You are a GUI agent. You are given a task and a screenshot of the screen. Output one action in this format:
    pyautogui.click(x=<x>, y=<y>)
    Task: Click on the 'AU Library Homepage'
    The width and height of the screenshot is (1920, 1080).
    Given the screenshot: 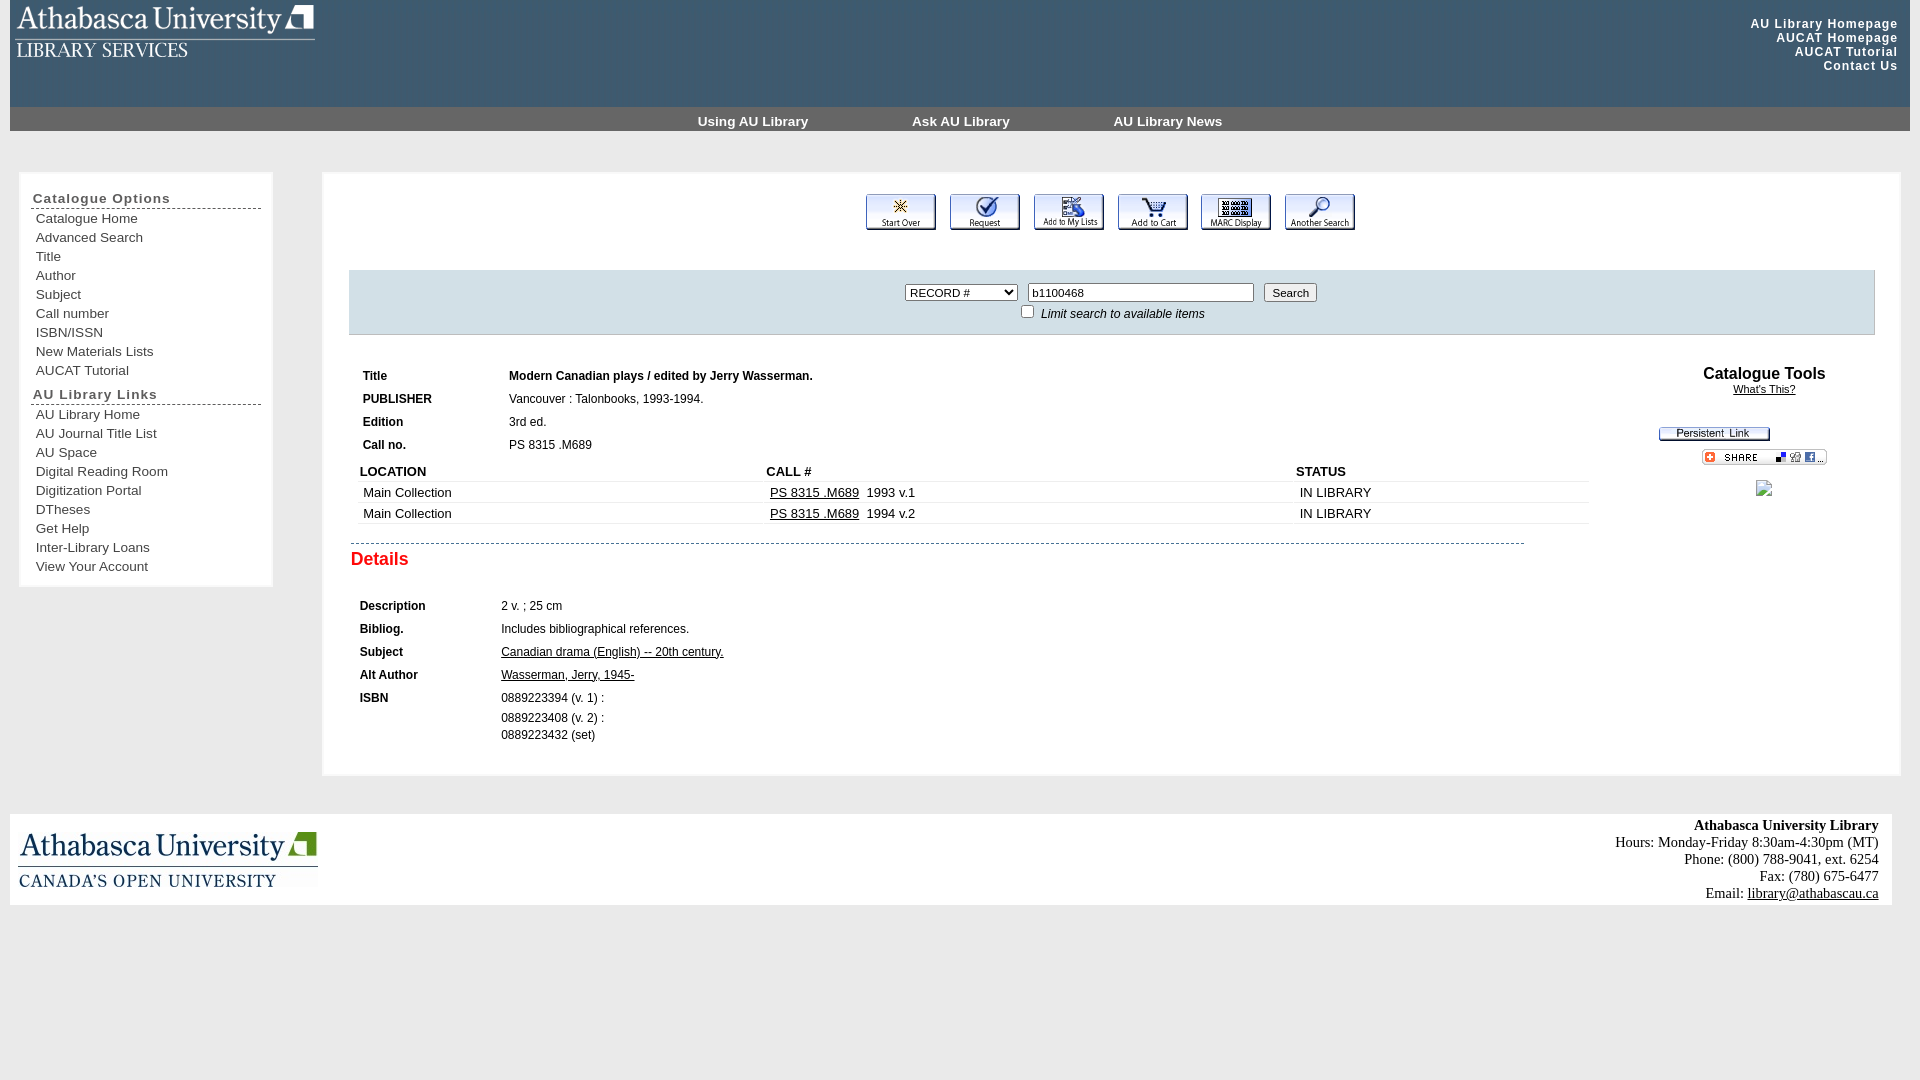 What is the action you would take?
    pyautogui.click(x=1824, y=23)
    